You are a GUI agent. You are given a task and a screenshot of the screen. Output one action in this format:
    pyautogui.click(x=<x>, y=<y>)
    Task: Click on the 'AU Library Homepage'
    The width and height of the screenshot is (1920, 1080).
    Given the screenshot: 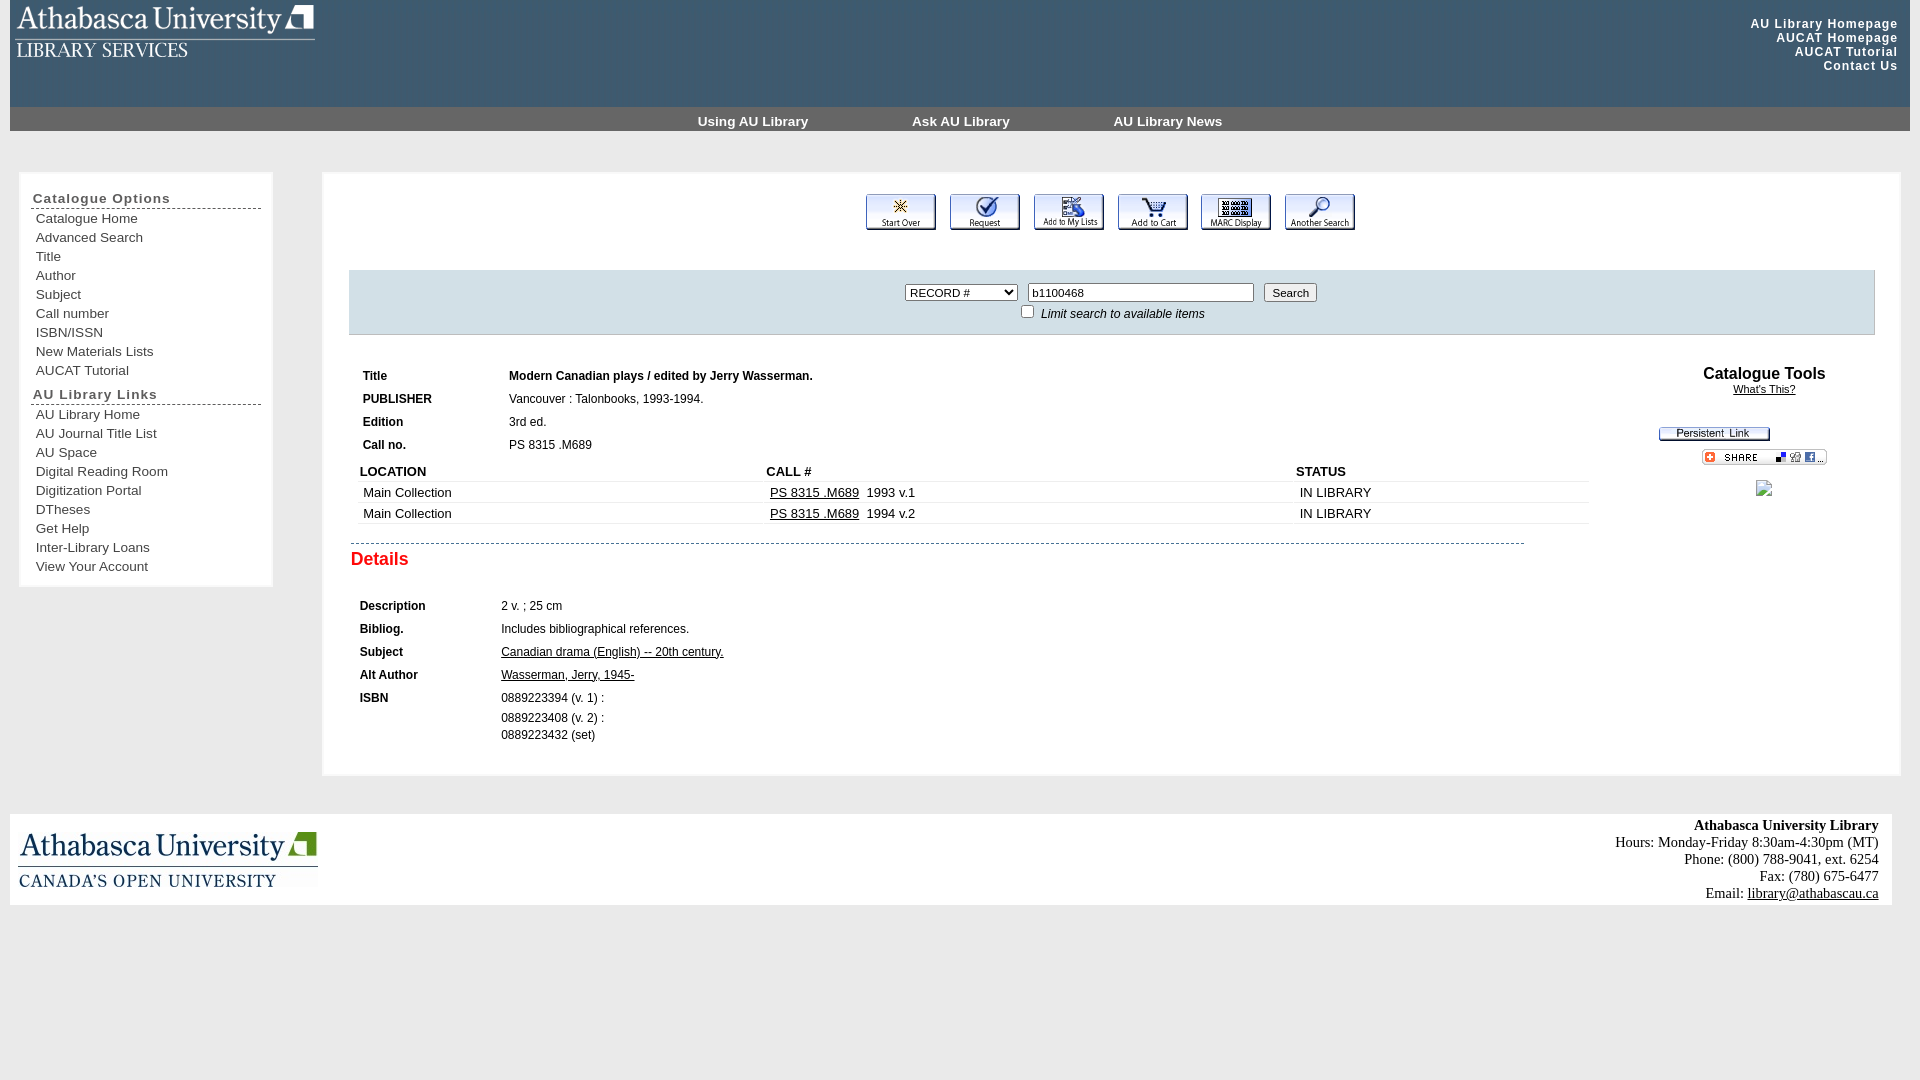 What is the action you would take?
    pyautogui.click(x=1824, y=23)
    